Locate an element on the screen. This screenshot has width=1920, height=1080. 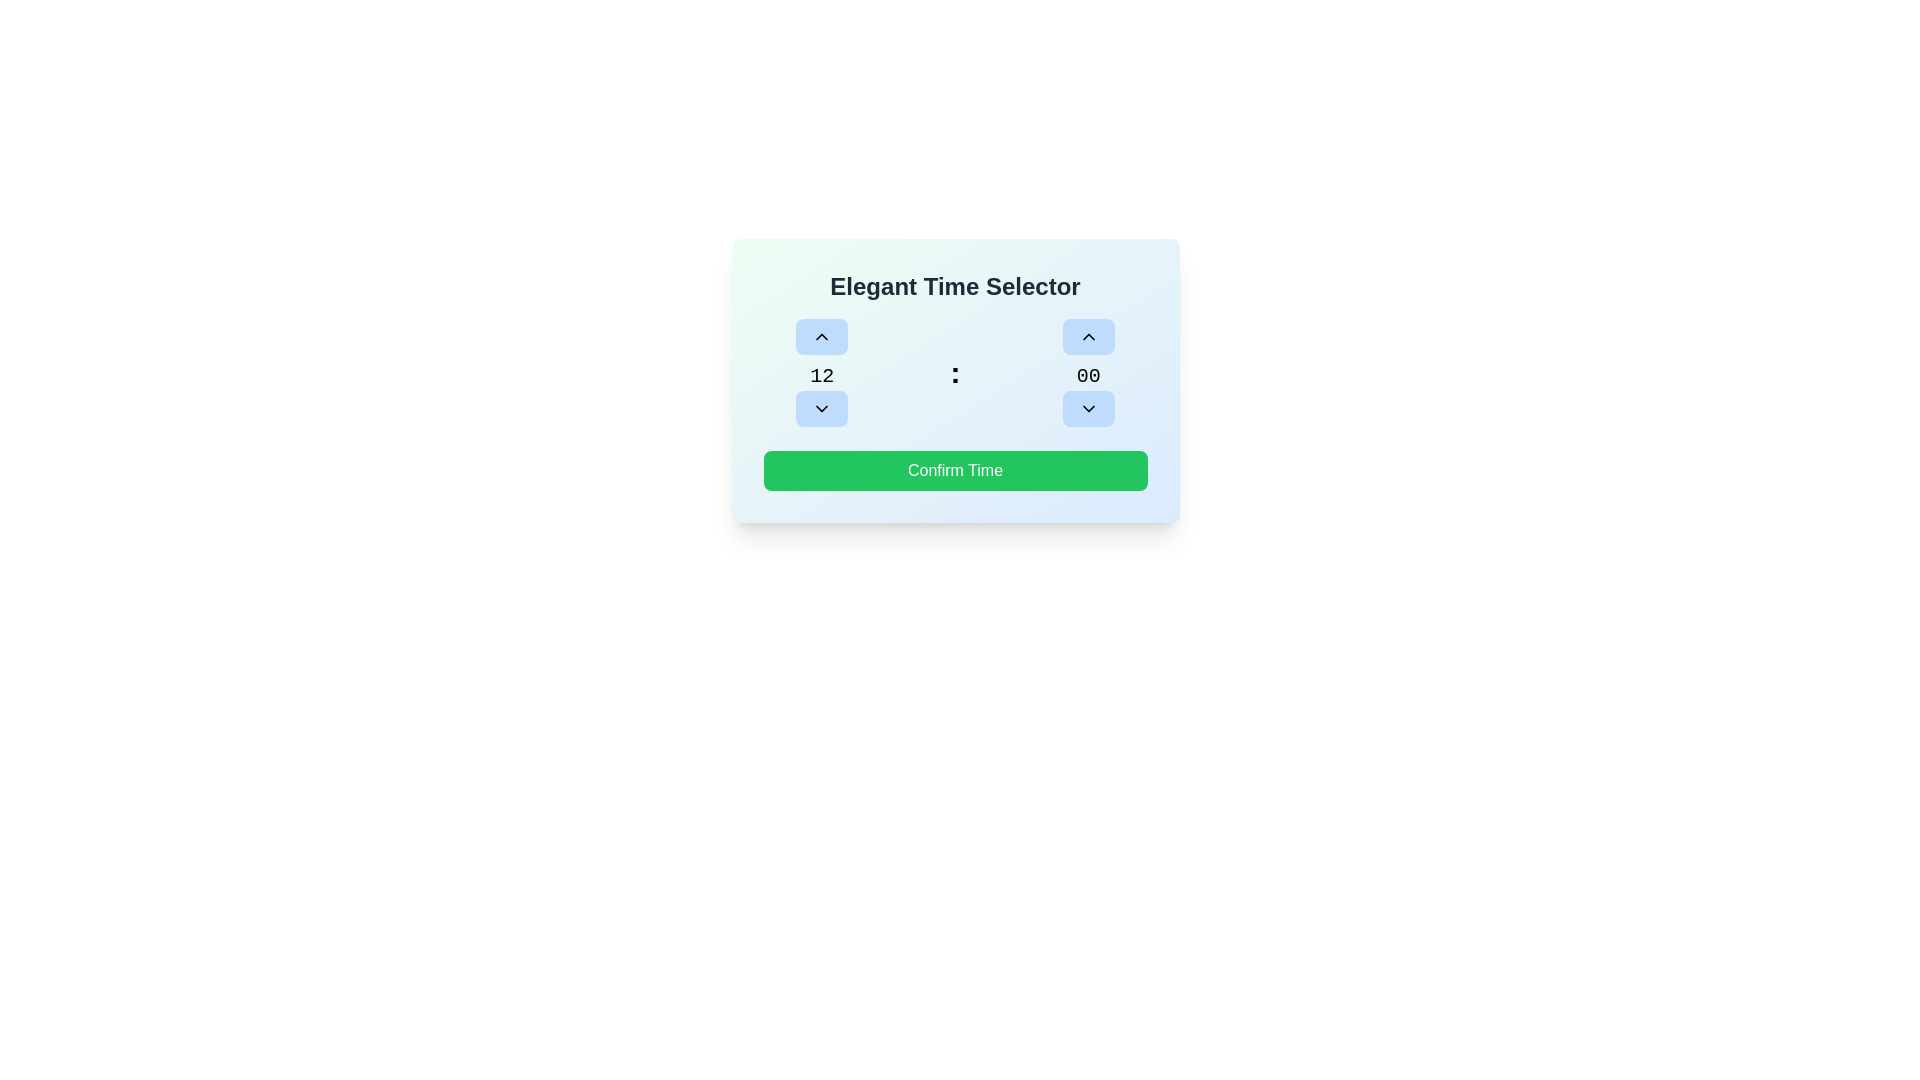
the small upward-pointing chevron icon within the light blue button located in the top-right position of the time selector interface is located at coordinates (1087, 335).